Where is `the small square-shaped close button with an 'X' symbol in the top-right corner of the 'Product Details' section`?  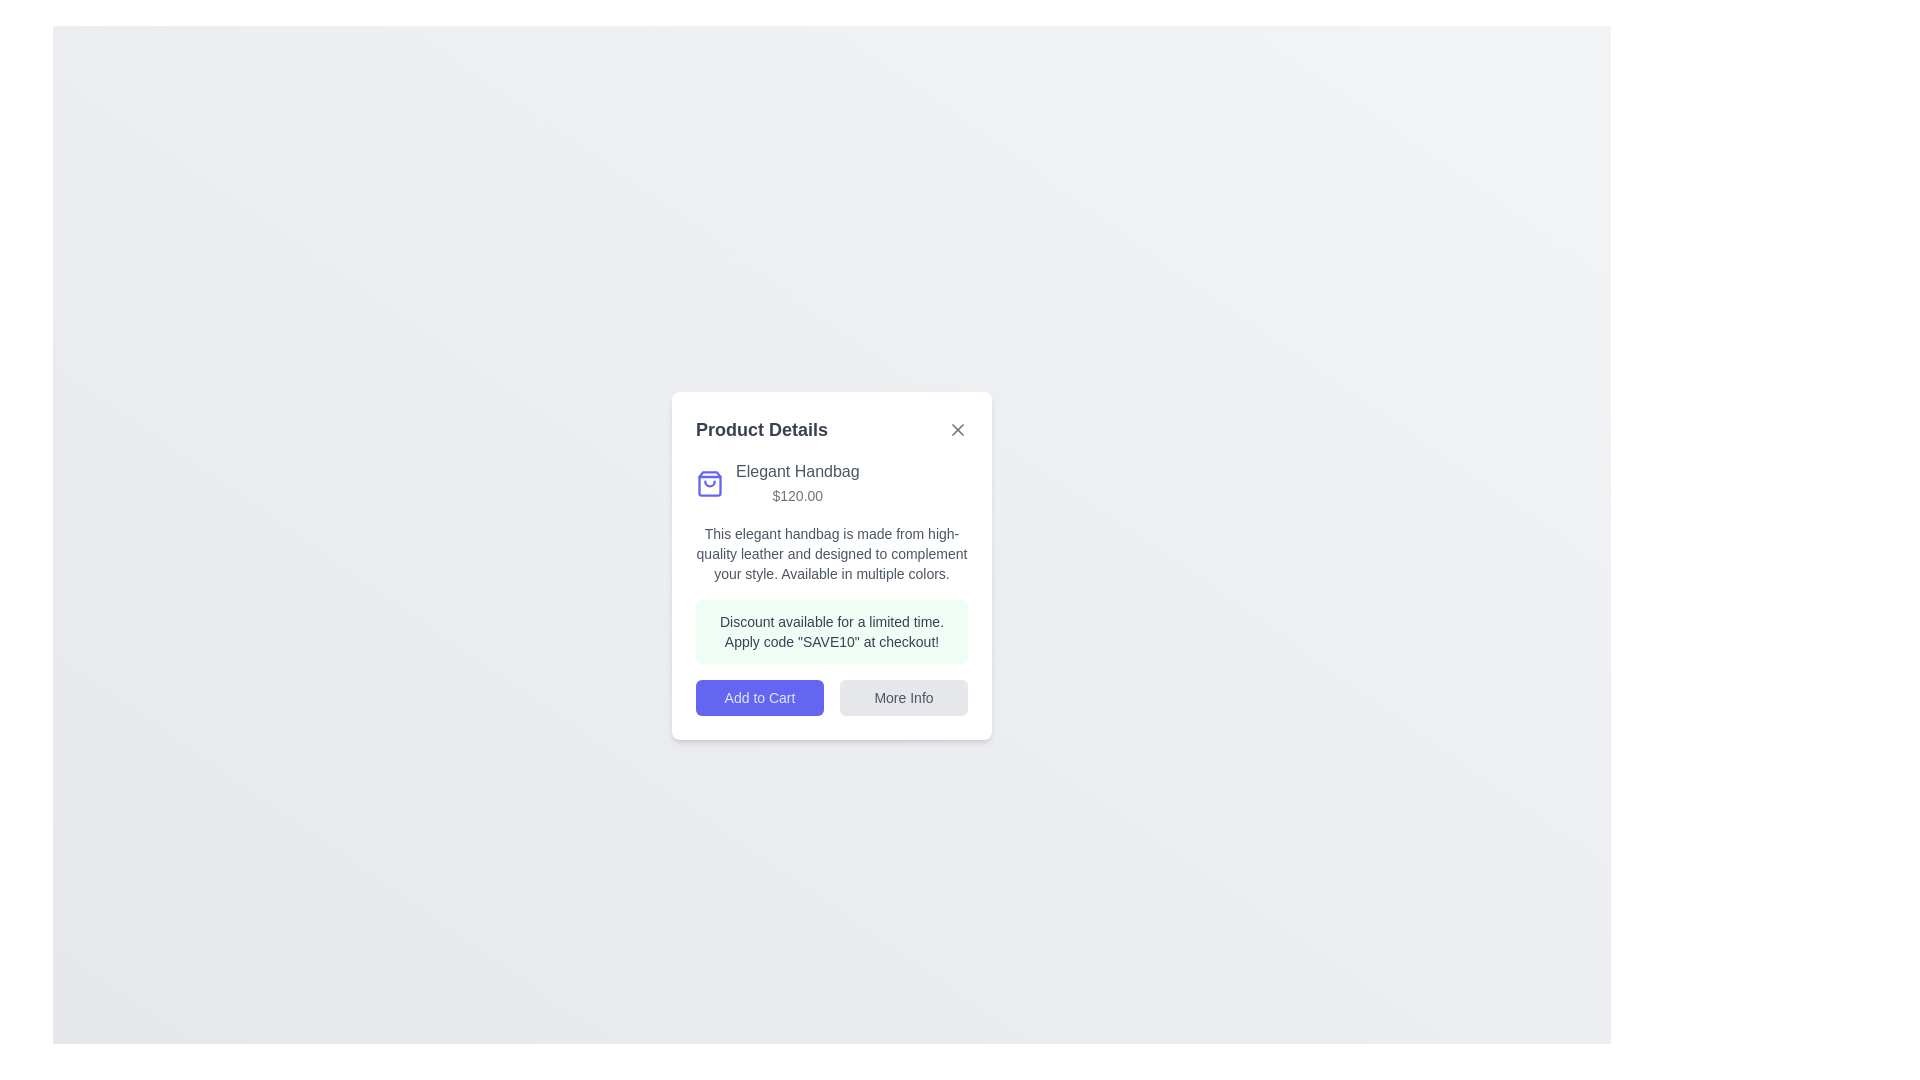
the small square-shaped close button with an 'X' symbol in the top-right corner of the 'Product Details' section is located at coordinates (957, 428).